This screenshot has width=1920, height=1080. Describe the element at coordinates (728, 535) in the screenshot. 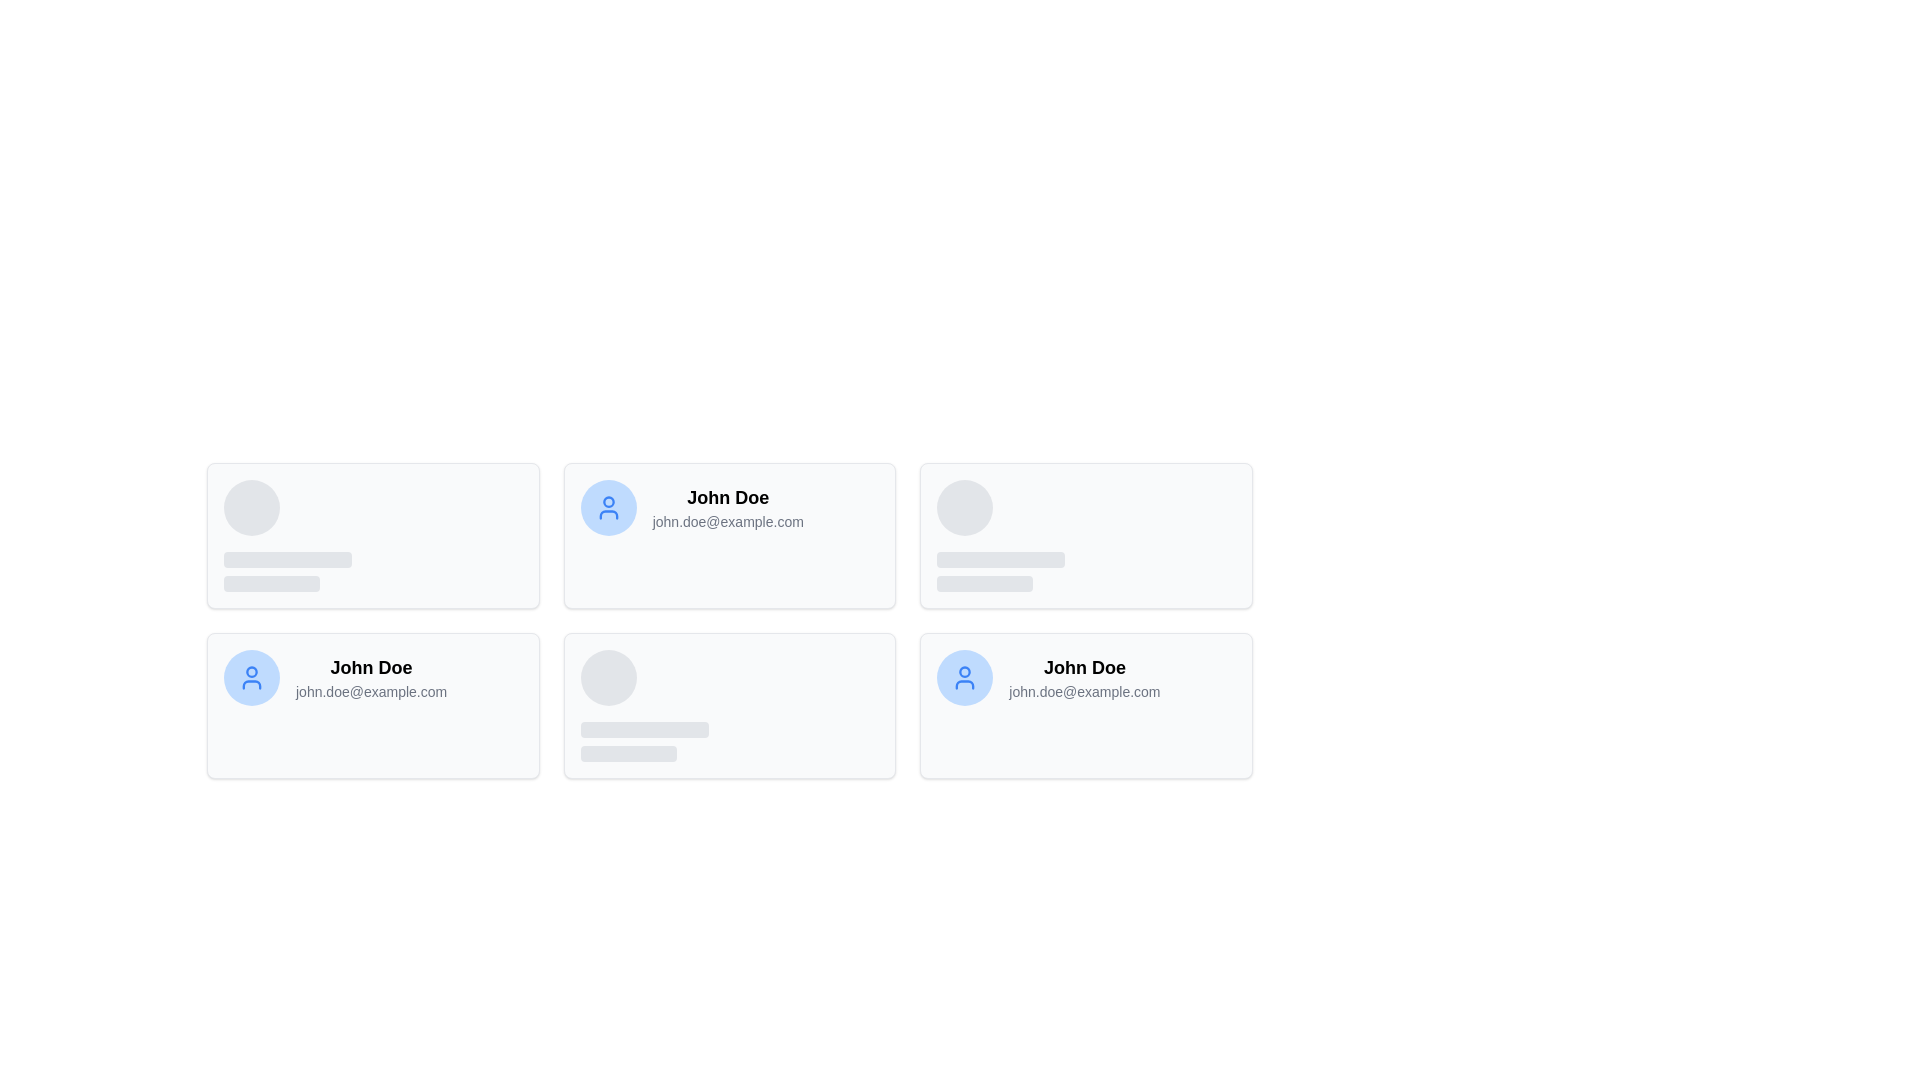

I see `on the Profile card element located in the second column of the first row of the grid layout` at that location.